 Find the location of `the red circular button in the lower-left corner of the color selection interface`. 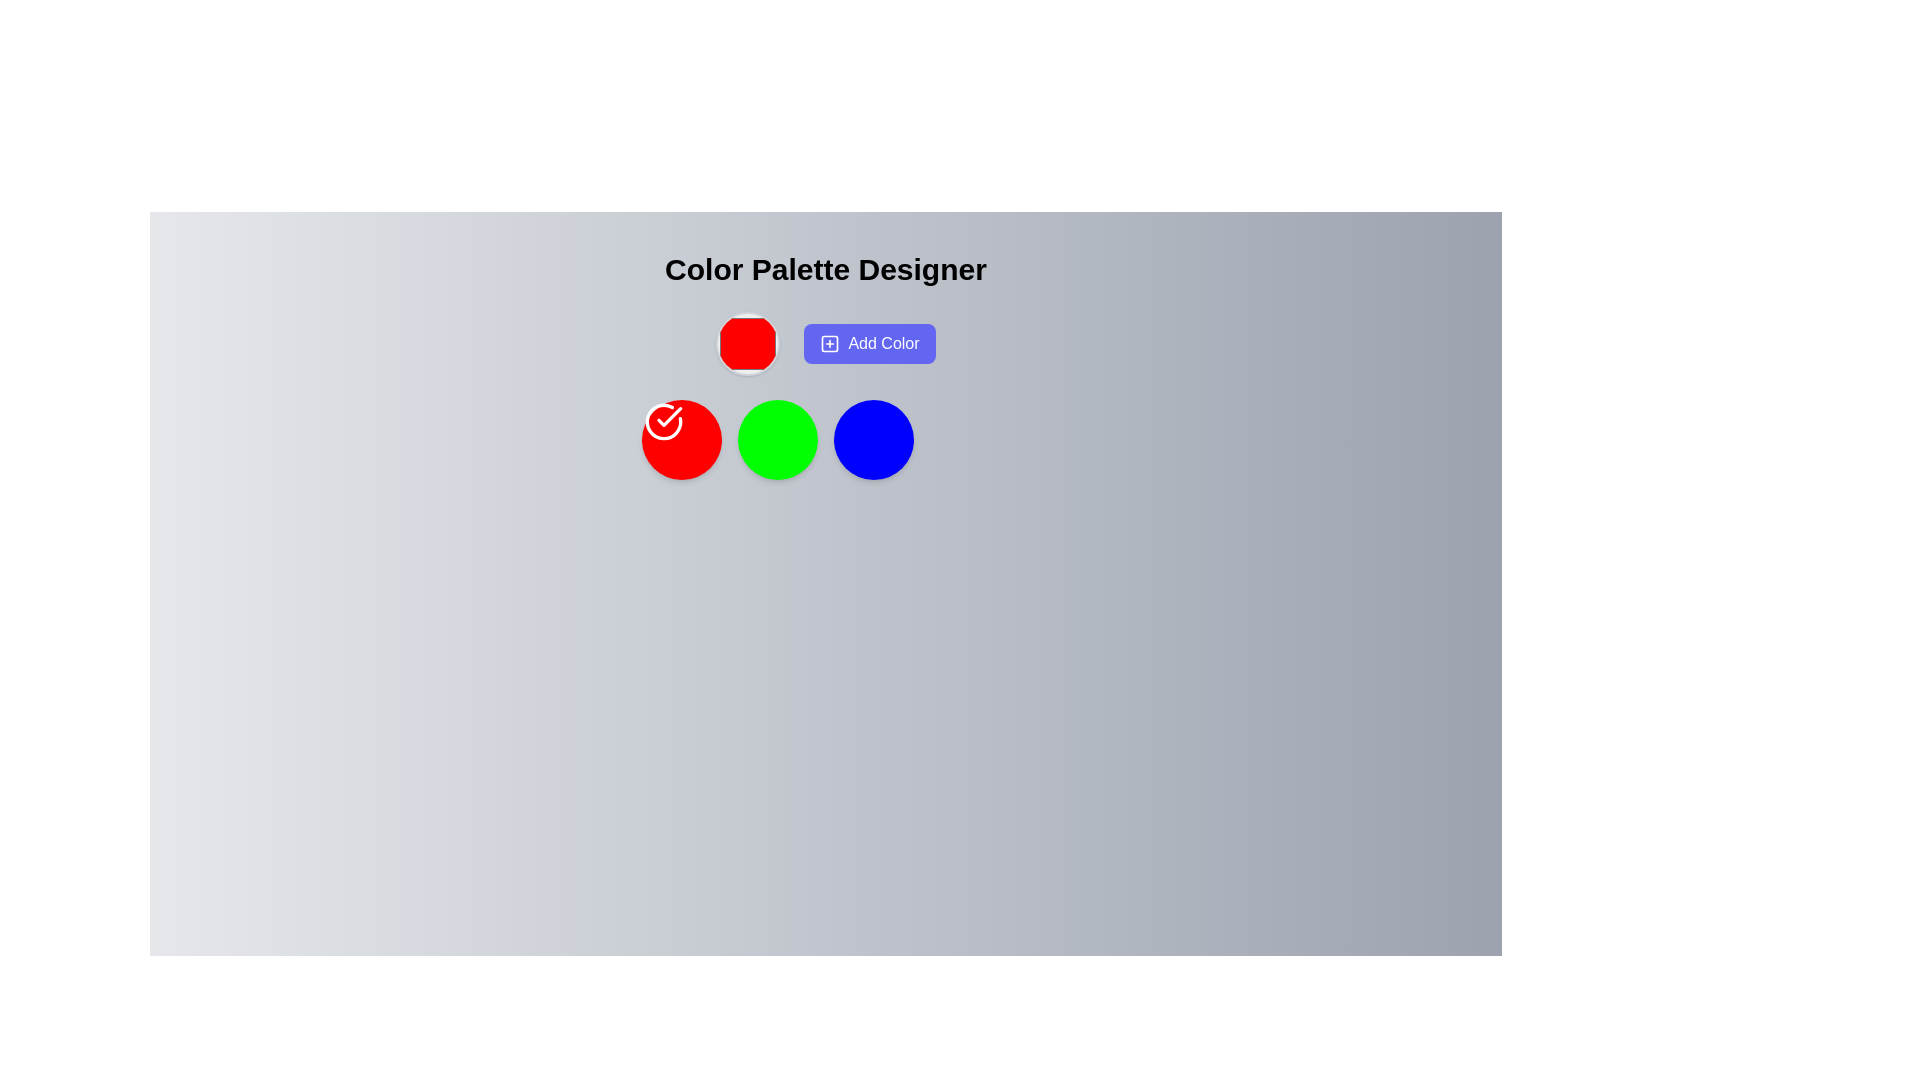

the red circular button in the lower-left corner of the color selection interface is located at coordinates (663, 420).